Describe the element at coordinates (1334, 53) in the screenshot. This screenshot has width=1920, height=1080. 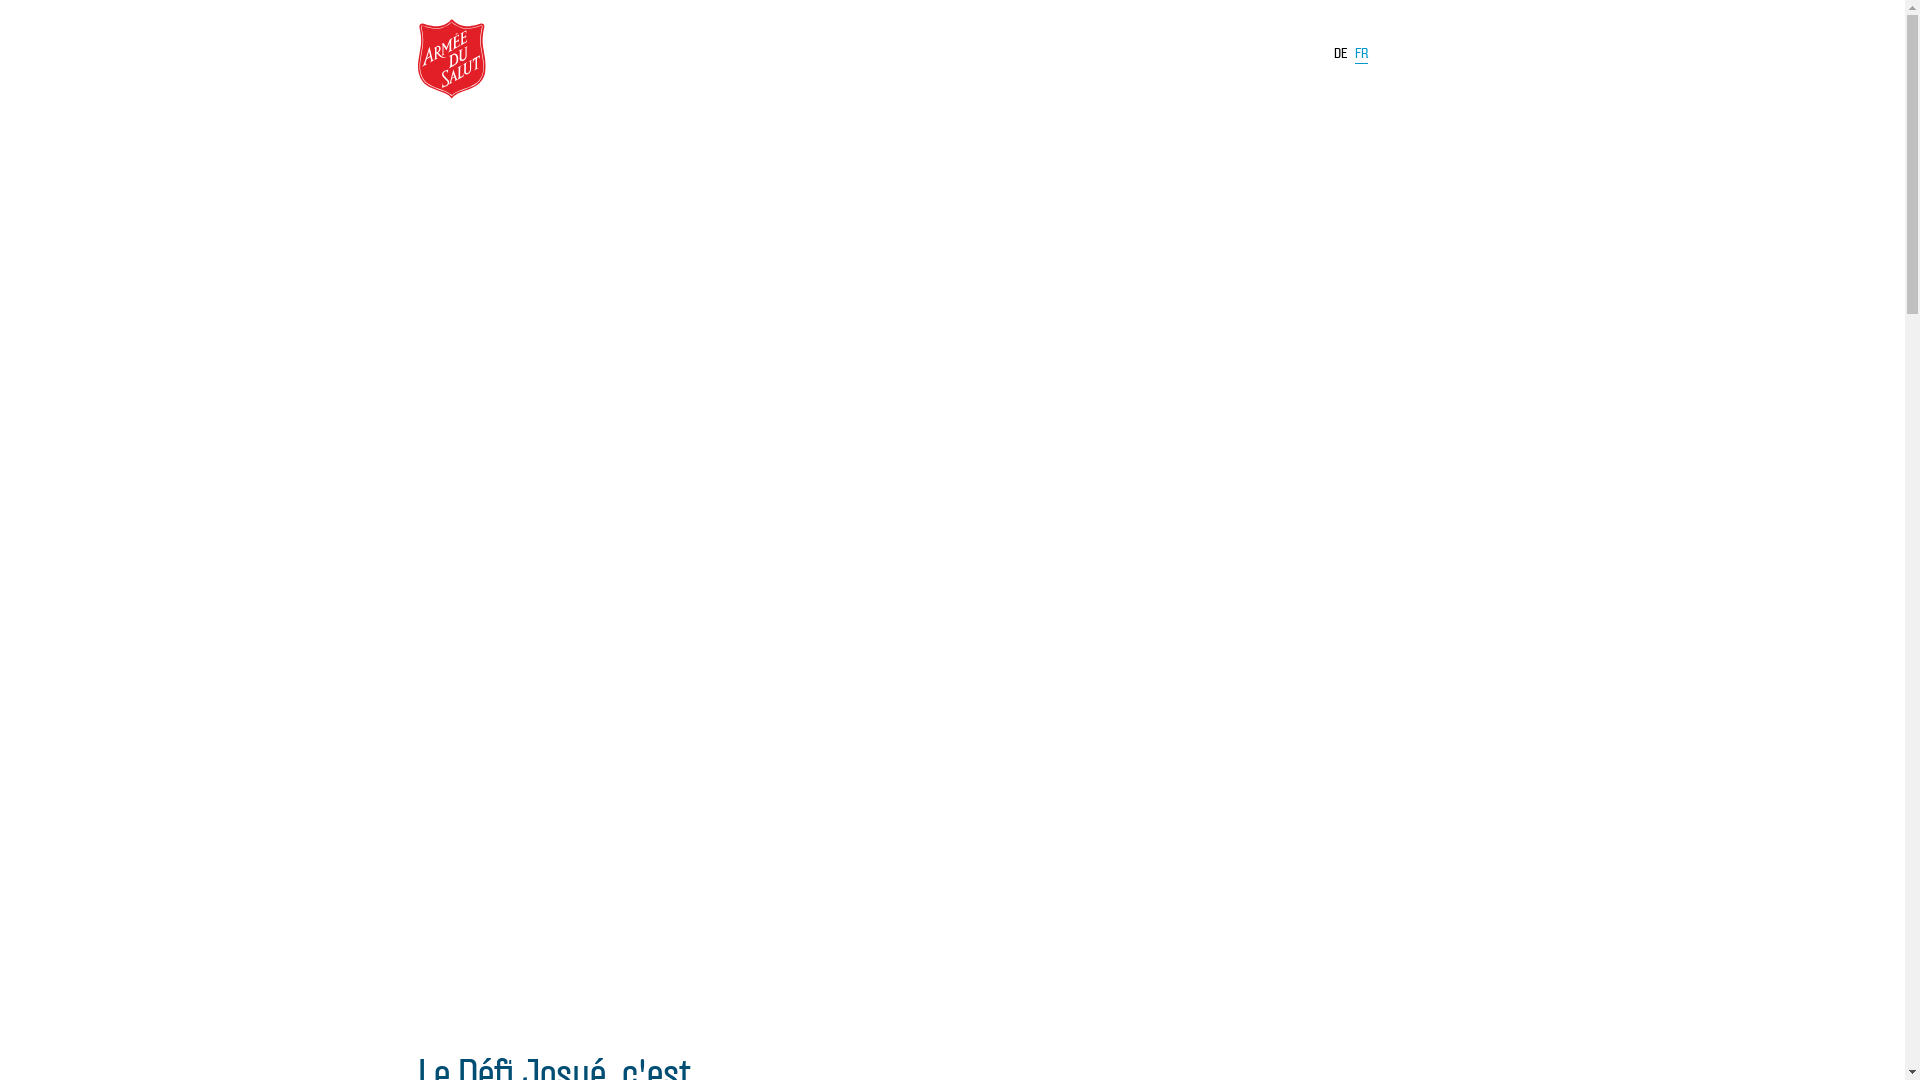
I see `'DE'` at that location.